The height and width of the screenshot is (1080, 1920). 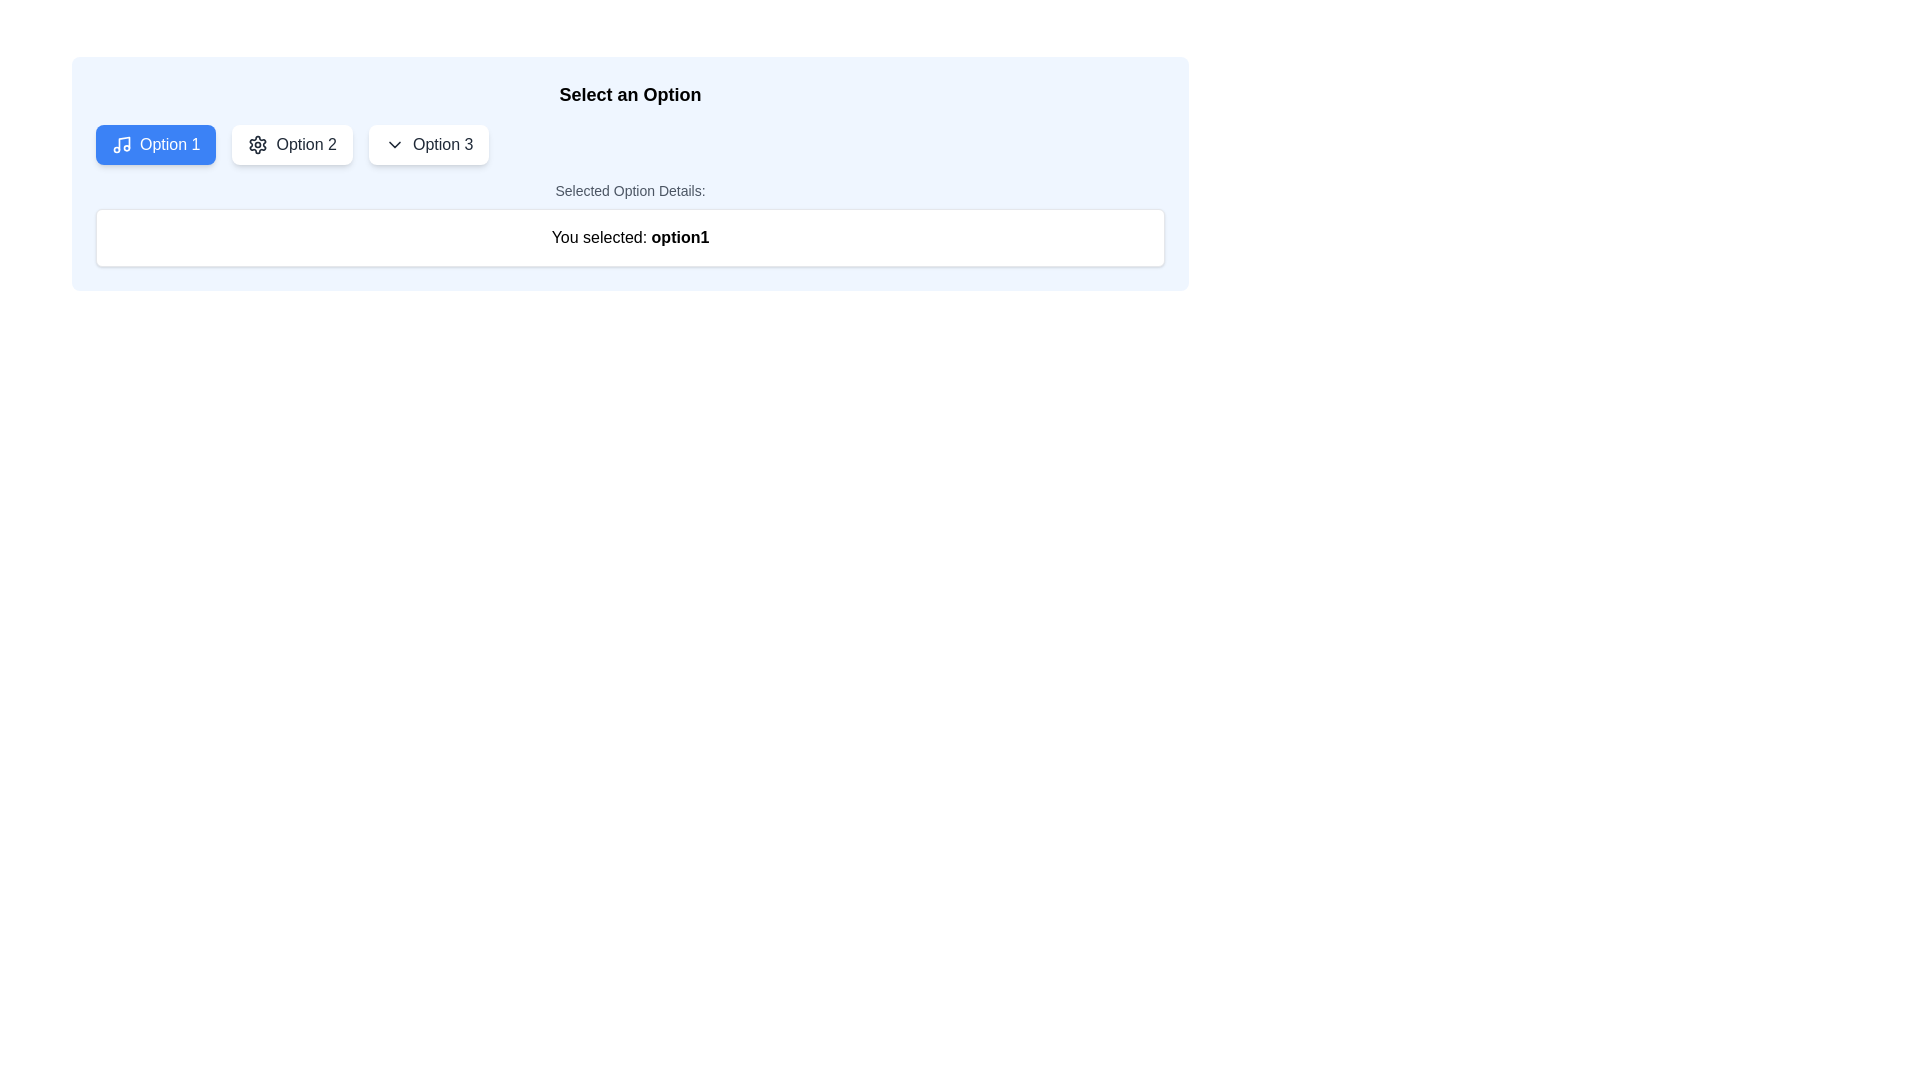 What do you see at coordinates (291, 144) in the screenshot?
I see `the 'Option 2' button, which is a rectangular button with a gear icon and dark gray text` at bounding box center [291, 144].